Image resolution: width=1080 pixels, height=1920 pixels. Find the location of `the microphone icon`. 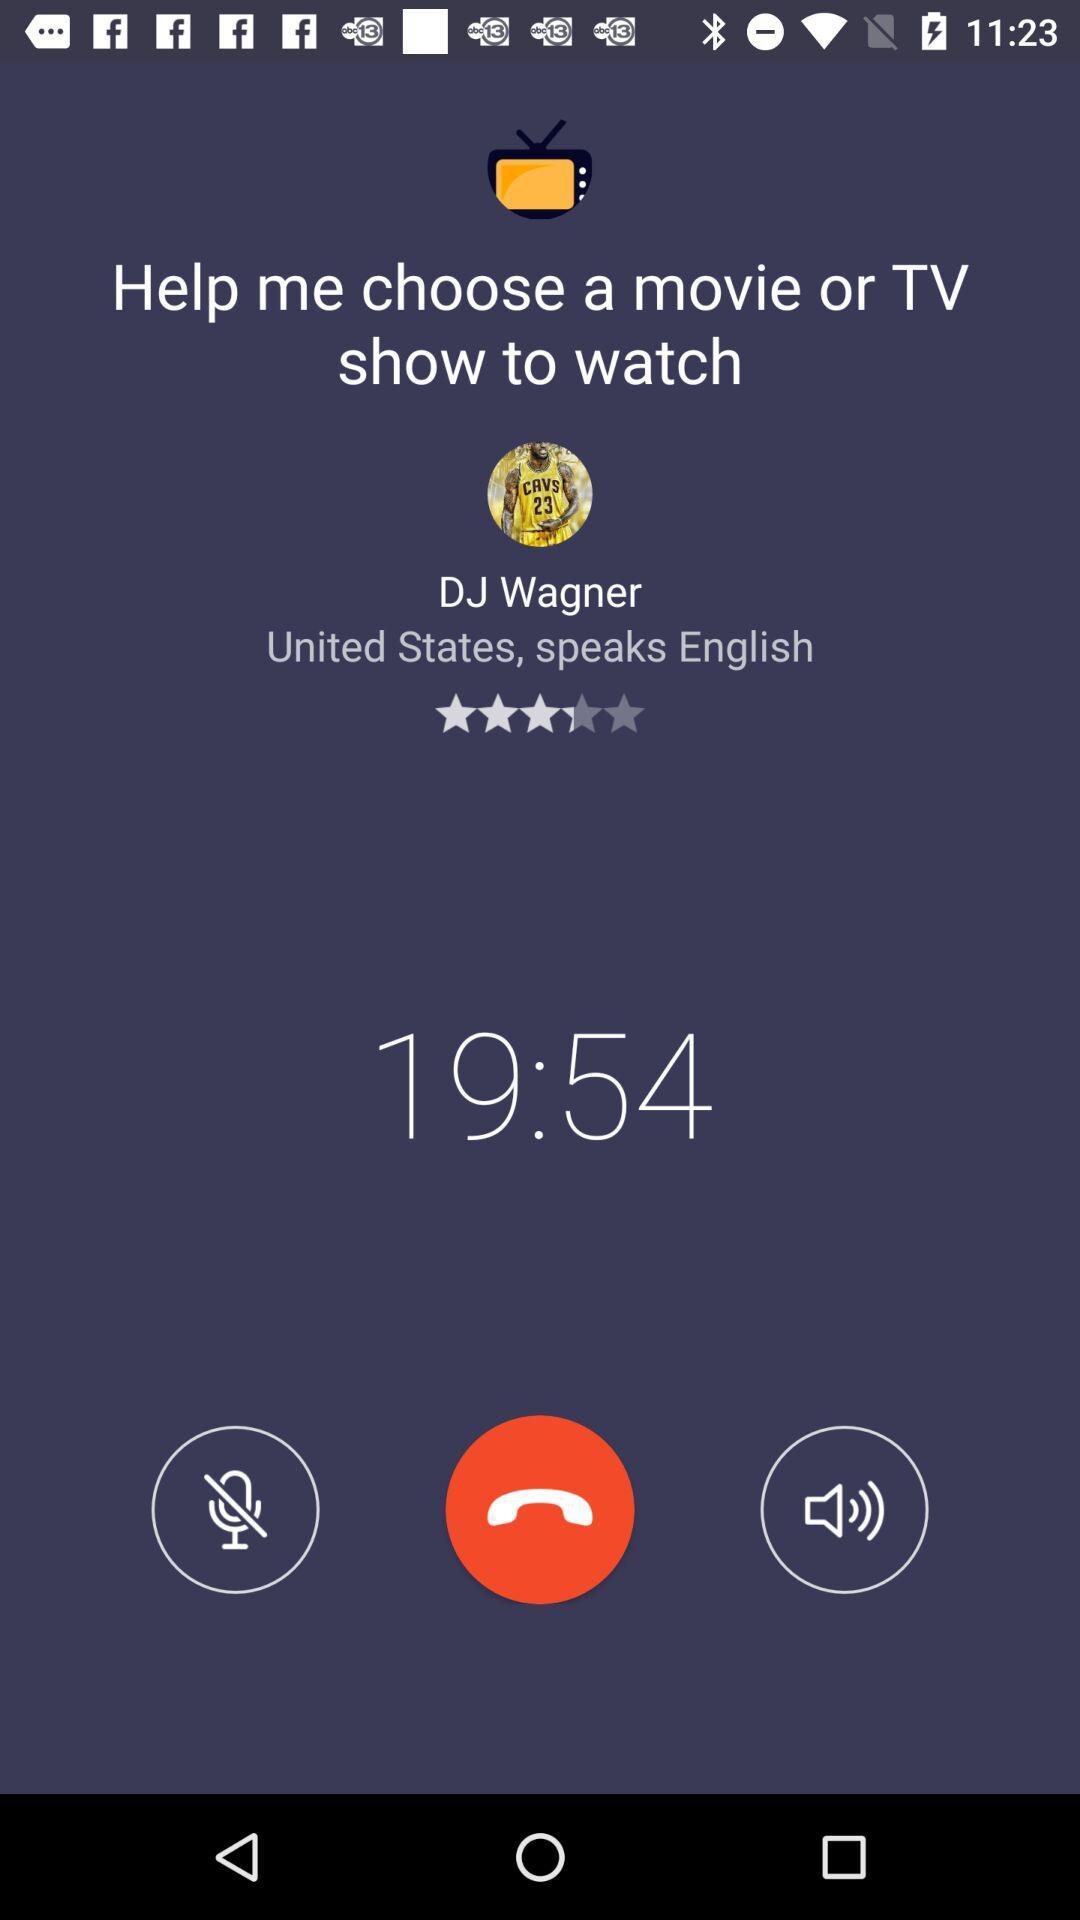

the microphone icon is located at coordinates (234, 1509).